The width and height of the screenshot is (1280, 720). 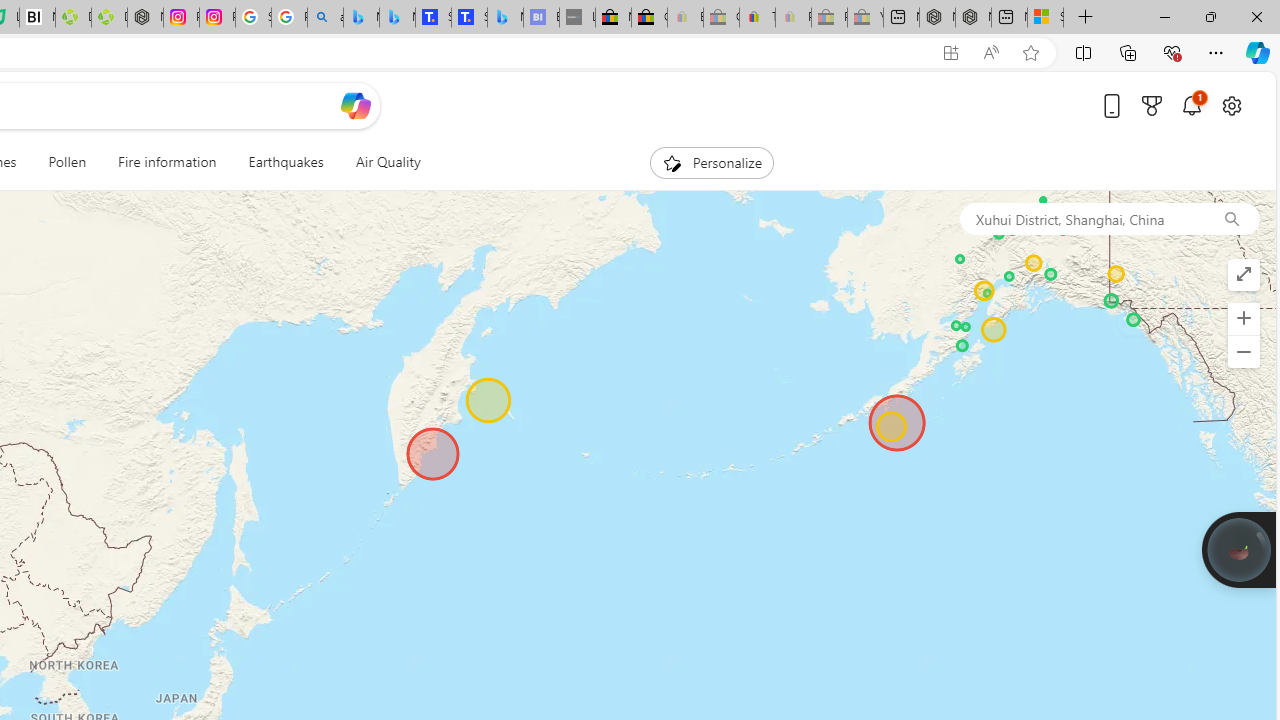 I want to click on 'Xuhui District, Shanghai, China', so click(x=1080, y=218).